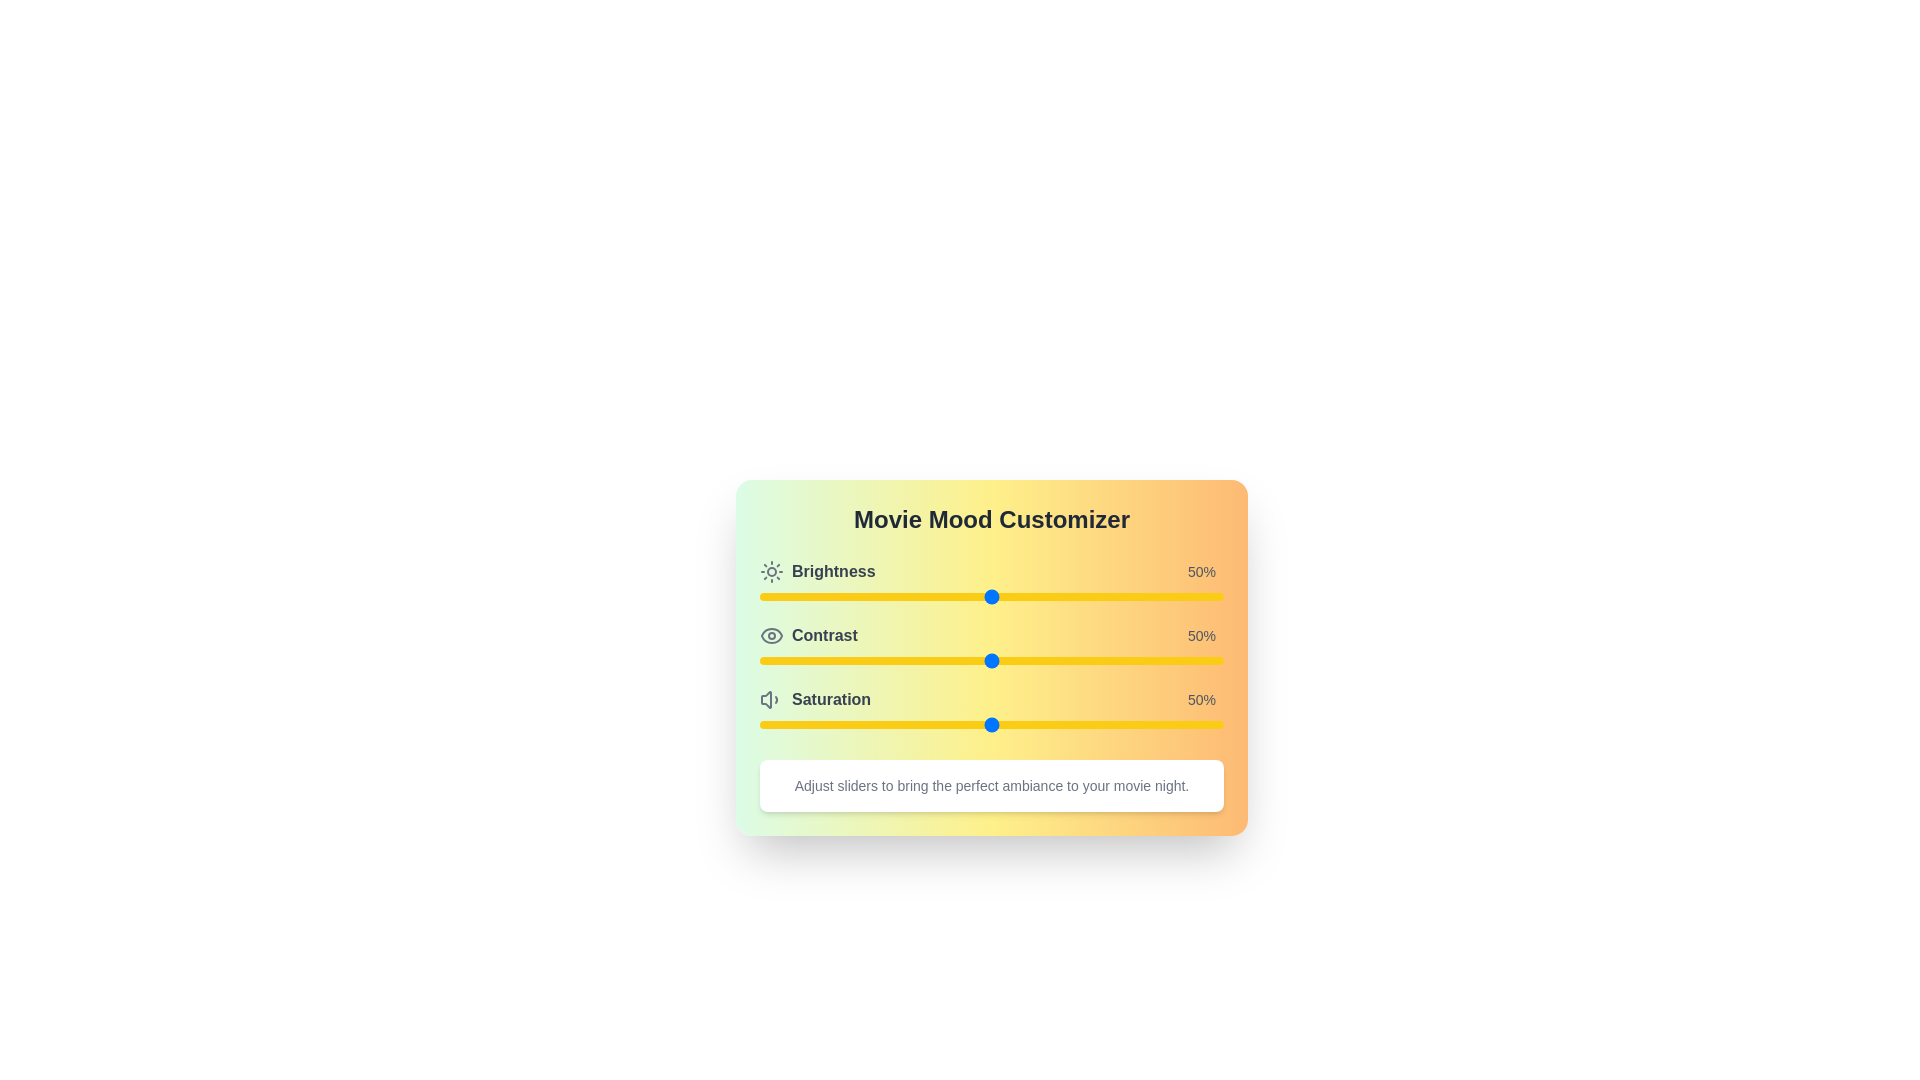  I want to click on the saturation level, so click(1111, 725).